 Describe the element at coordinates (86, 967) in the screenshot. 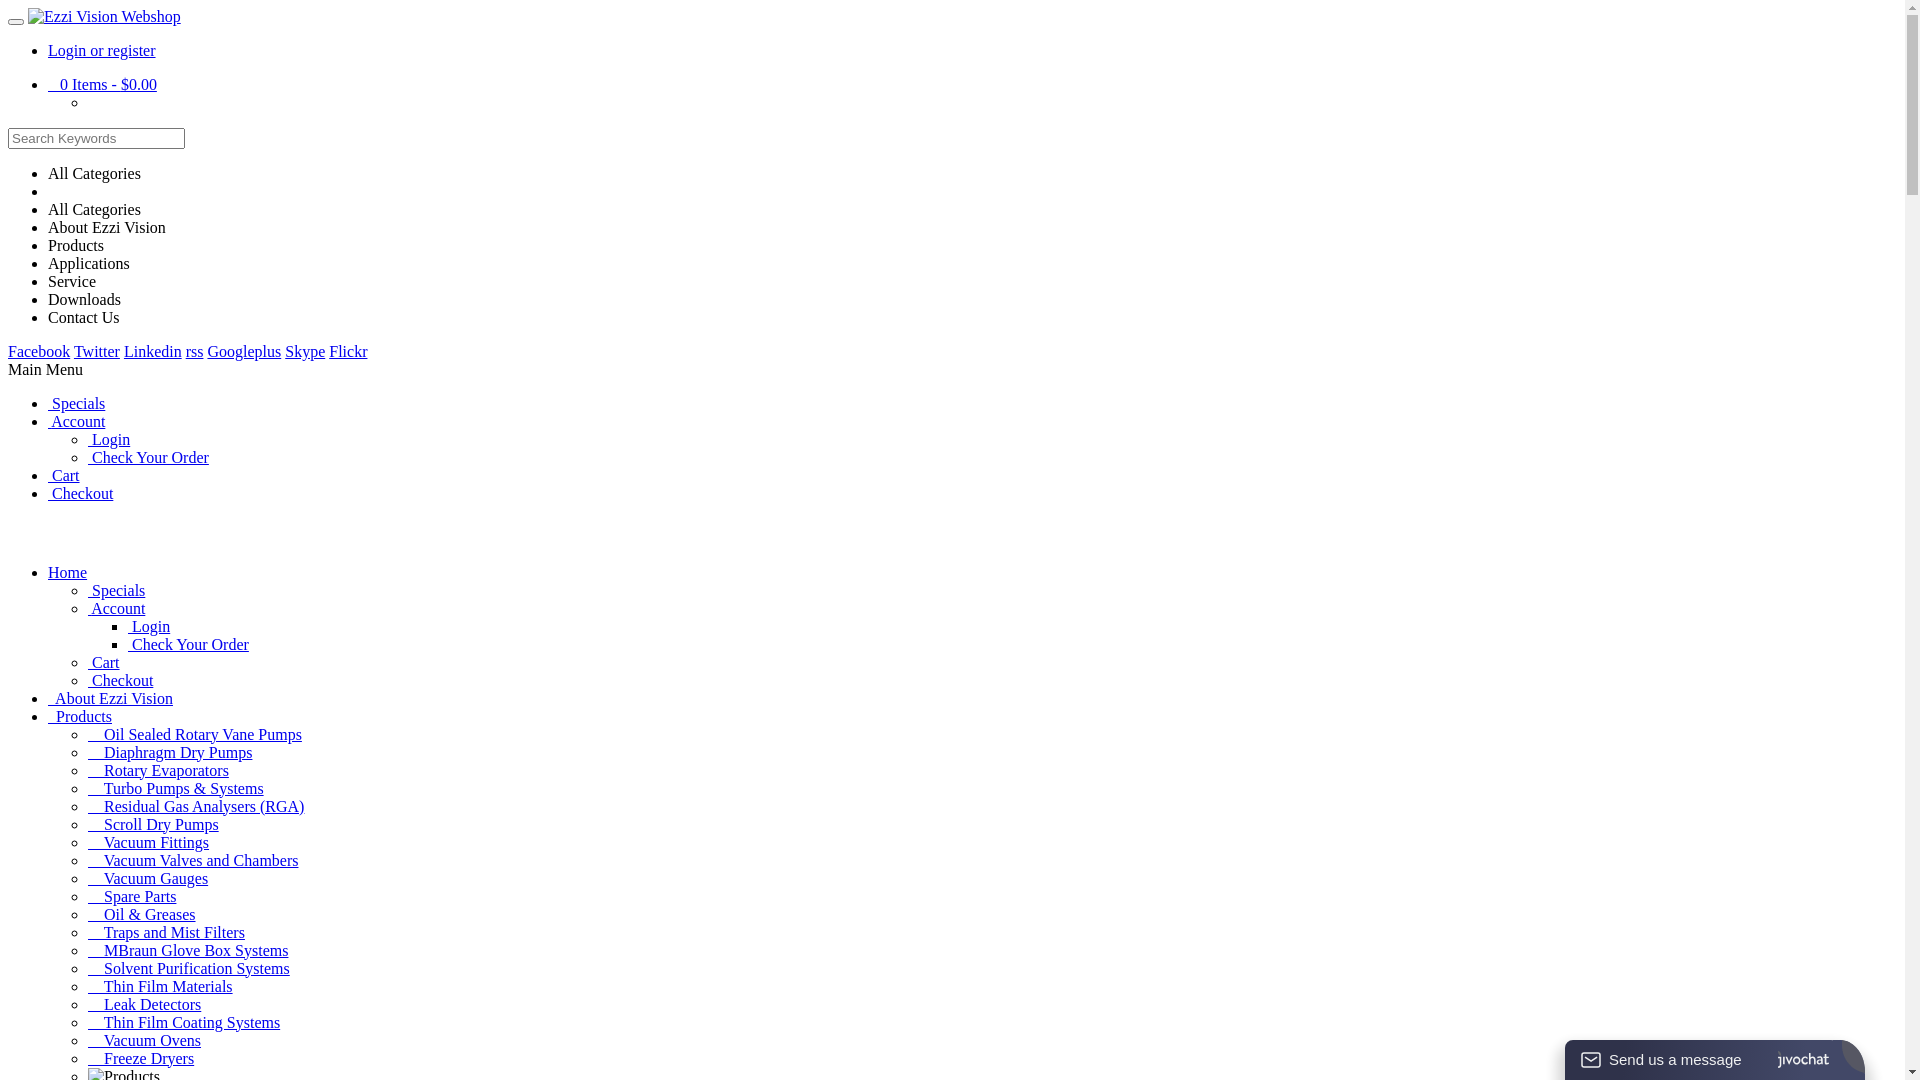

I see `'    Solvent Purification Systems'` at that location.